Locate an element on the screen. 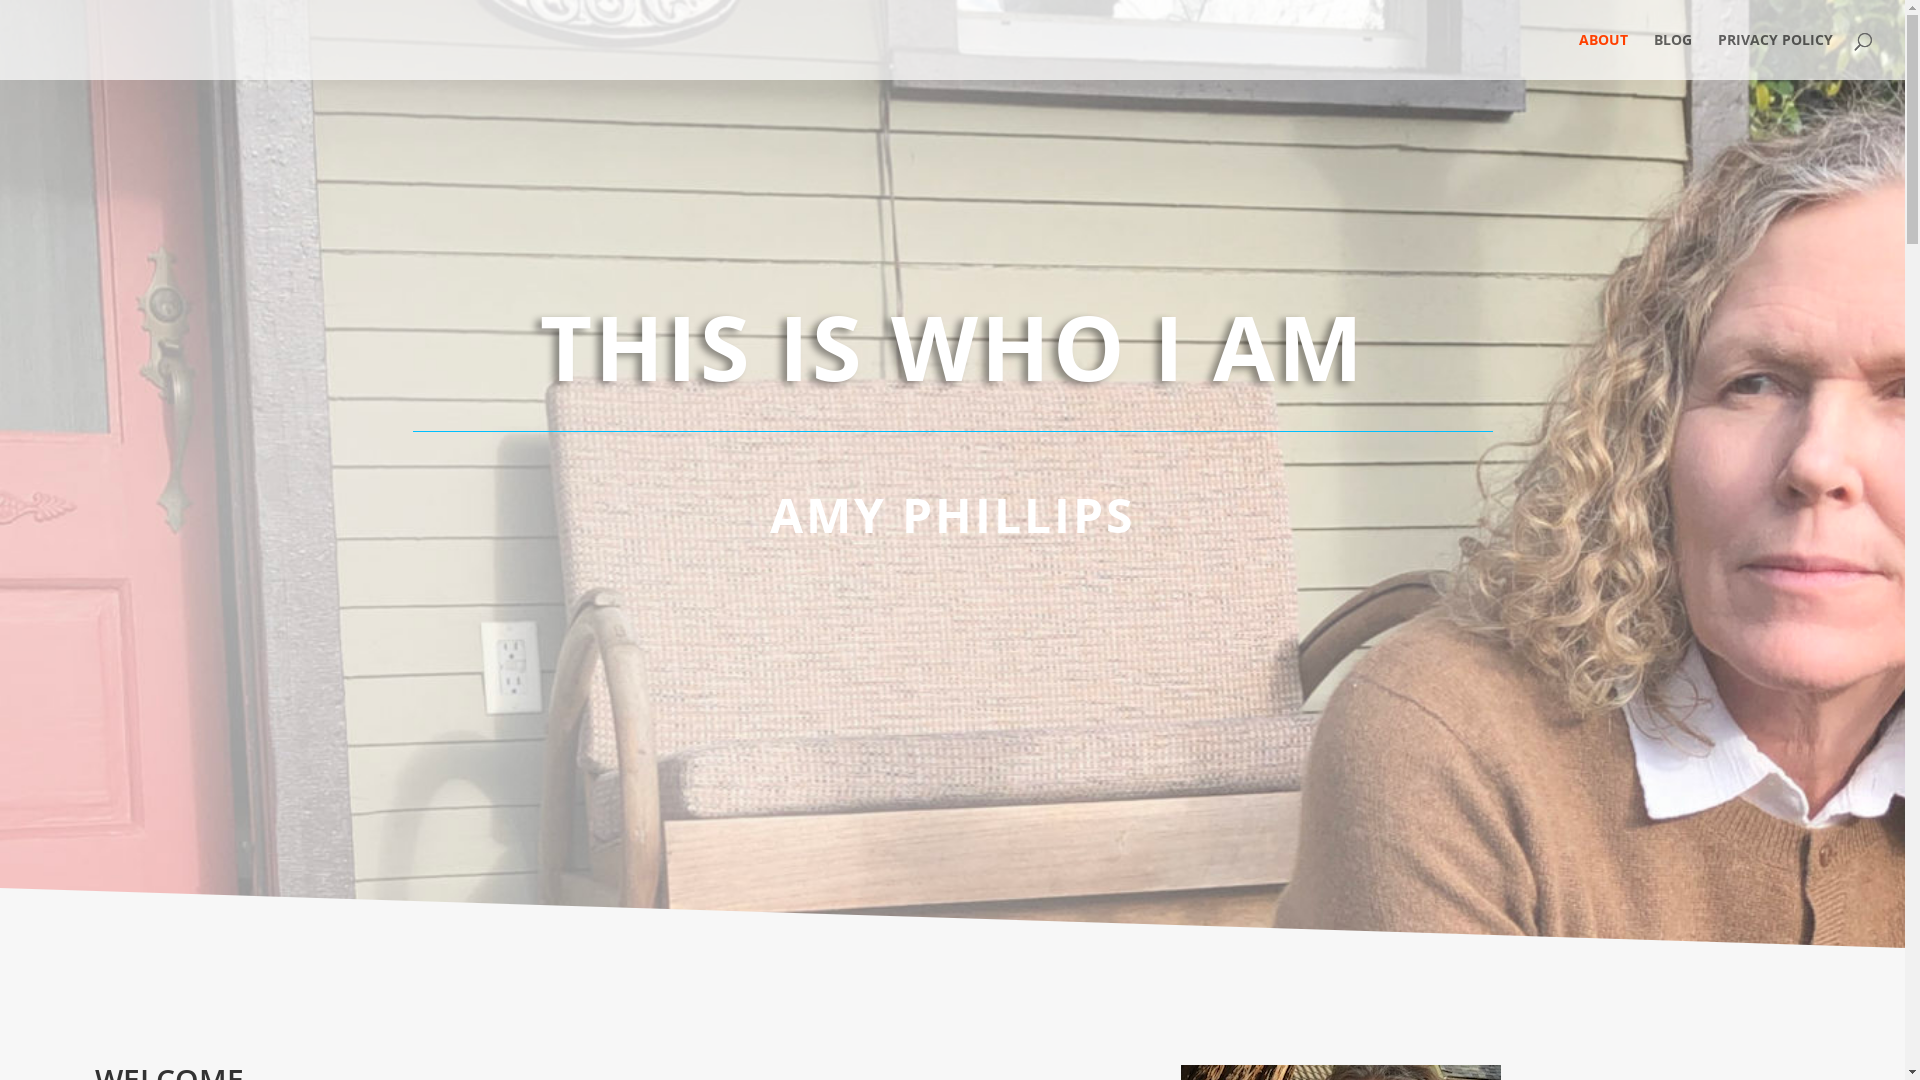  'ABOUT' is located at coordinates (1603, 55).